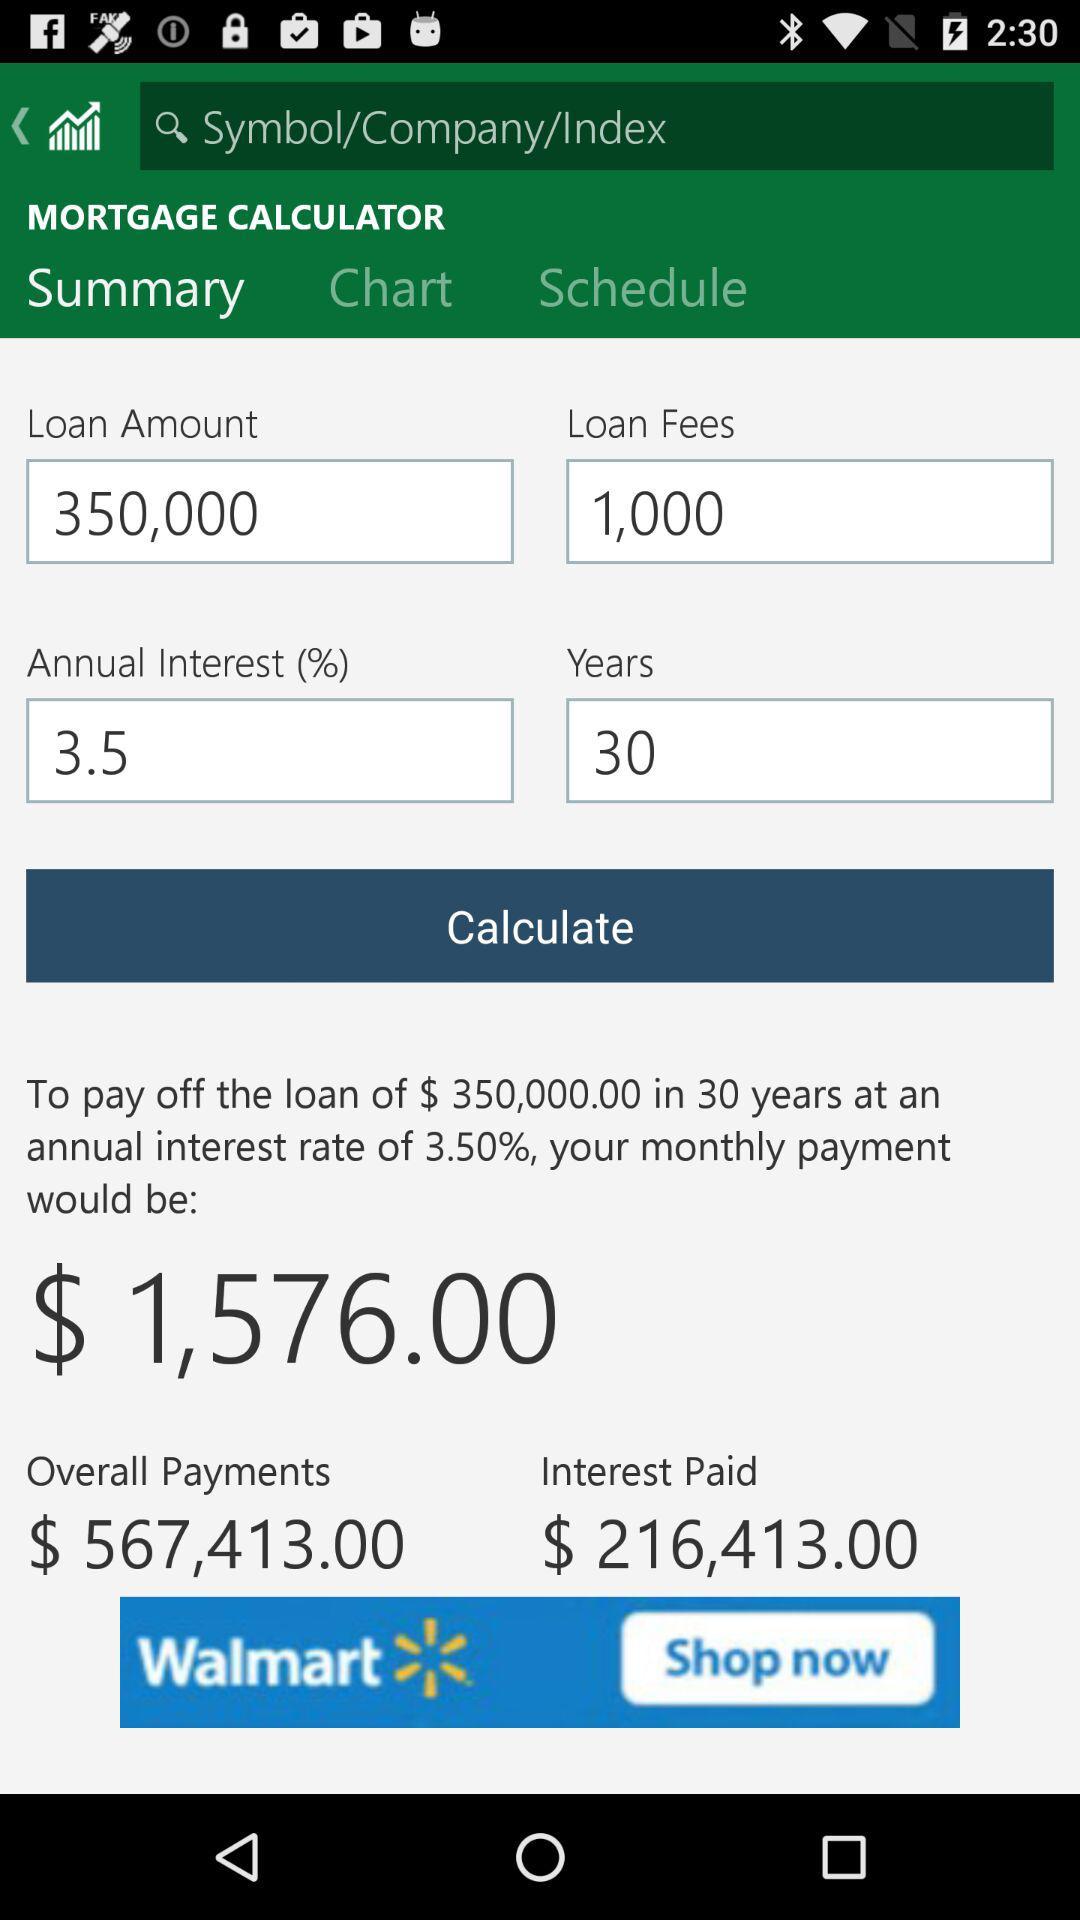  What do you see at coordinates (540, 924) in the screenshot?
I see `the calculate` at bounding box center [540, 924].